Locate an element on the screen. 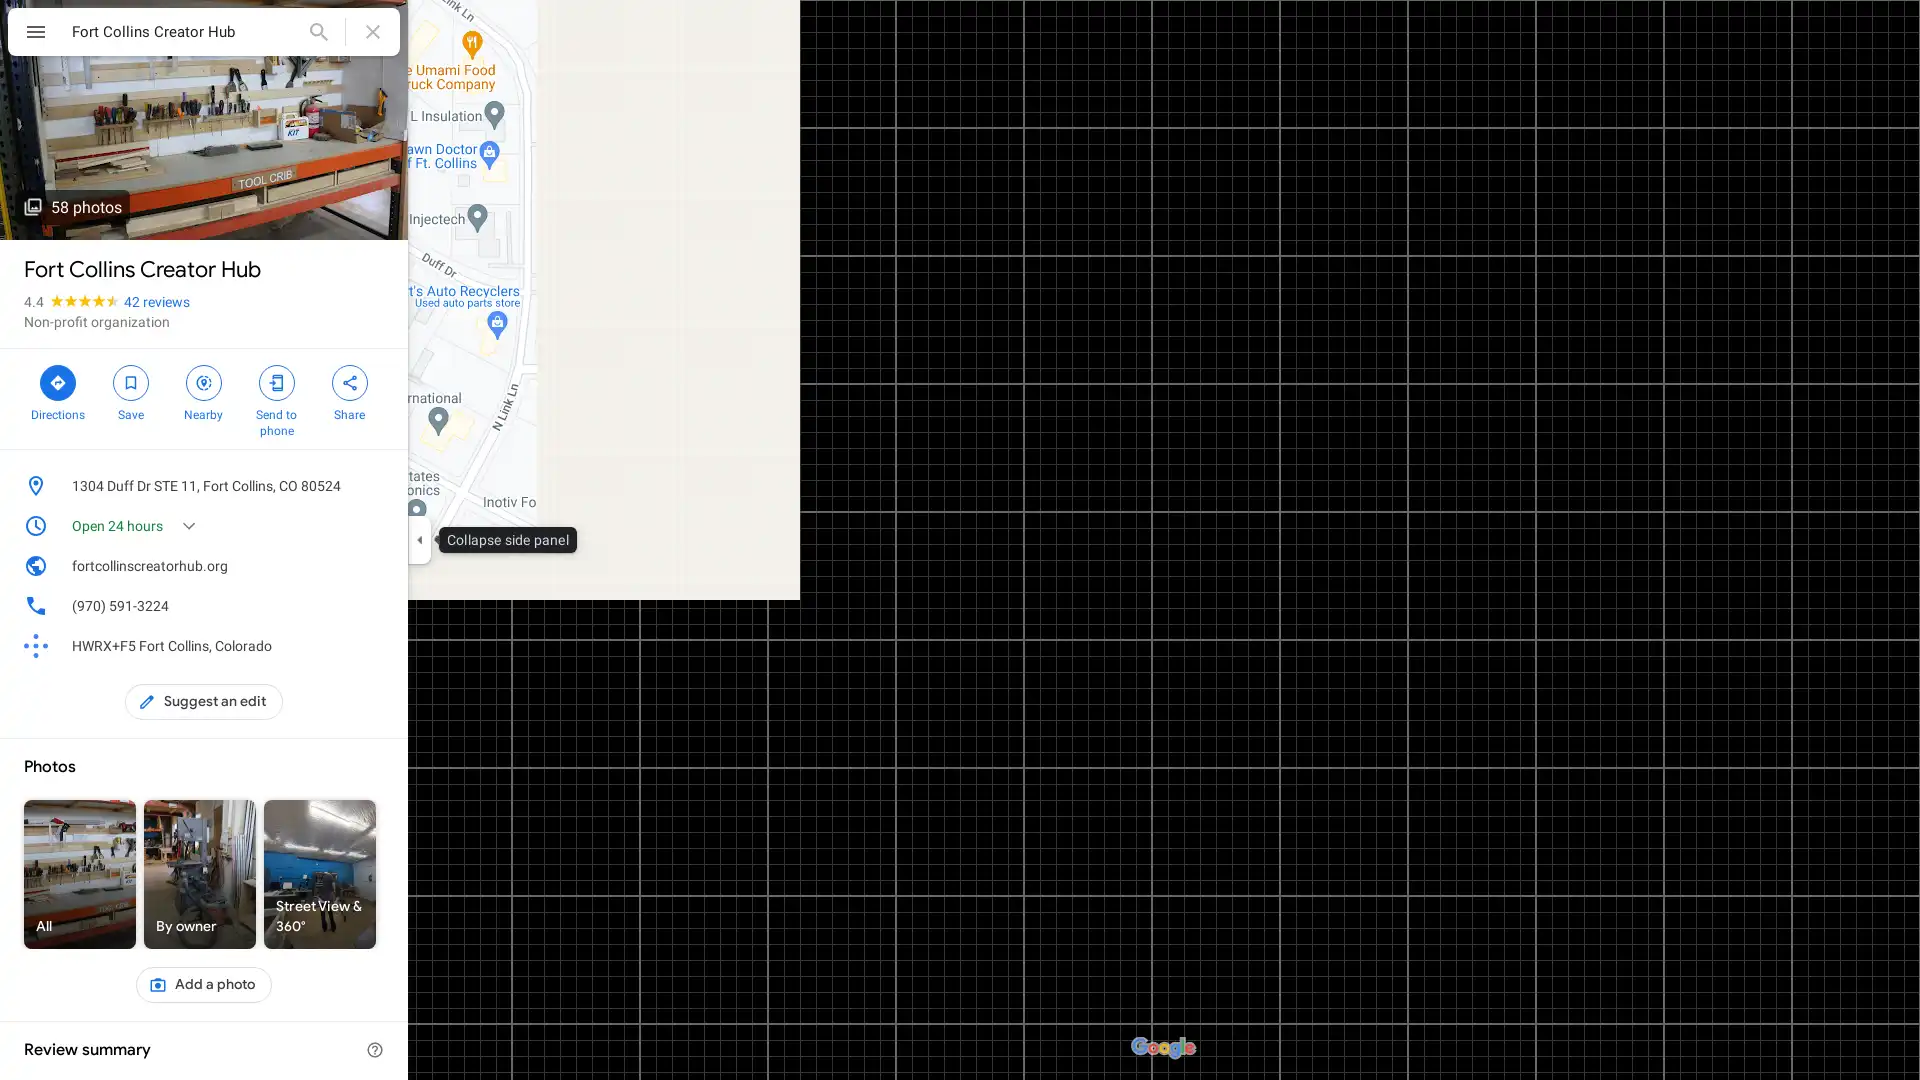 This screenshot has width=1920, height=1080. By owner is located at coordinates (200, 873).